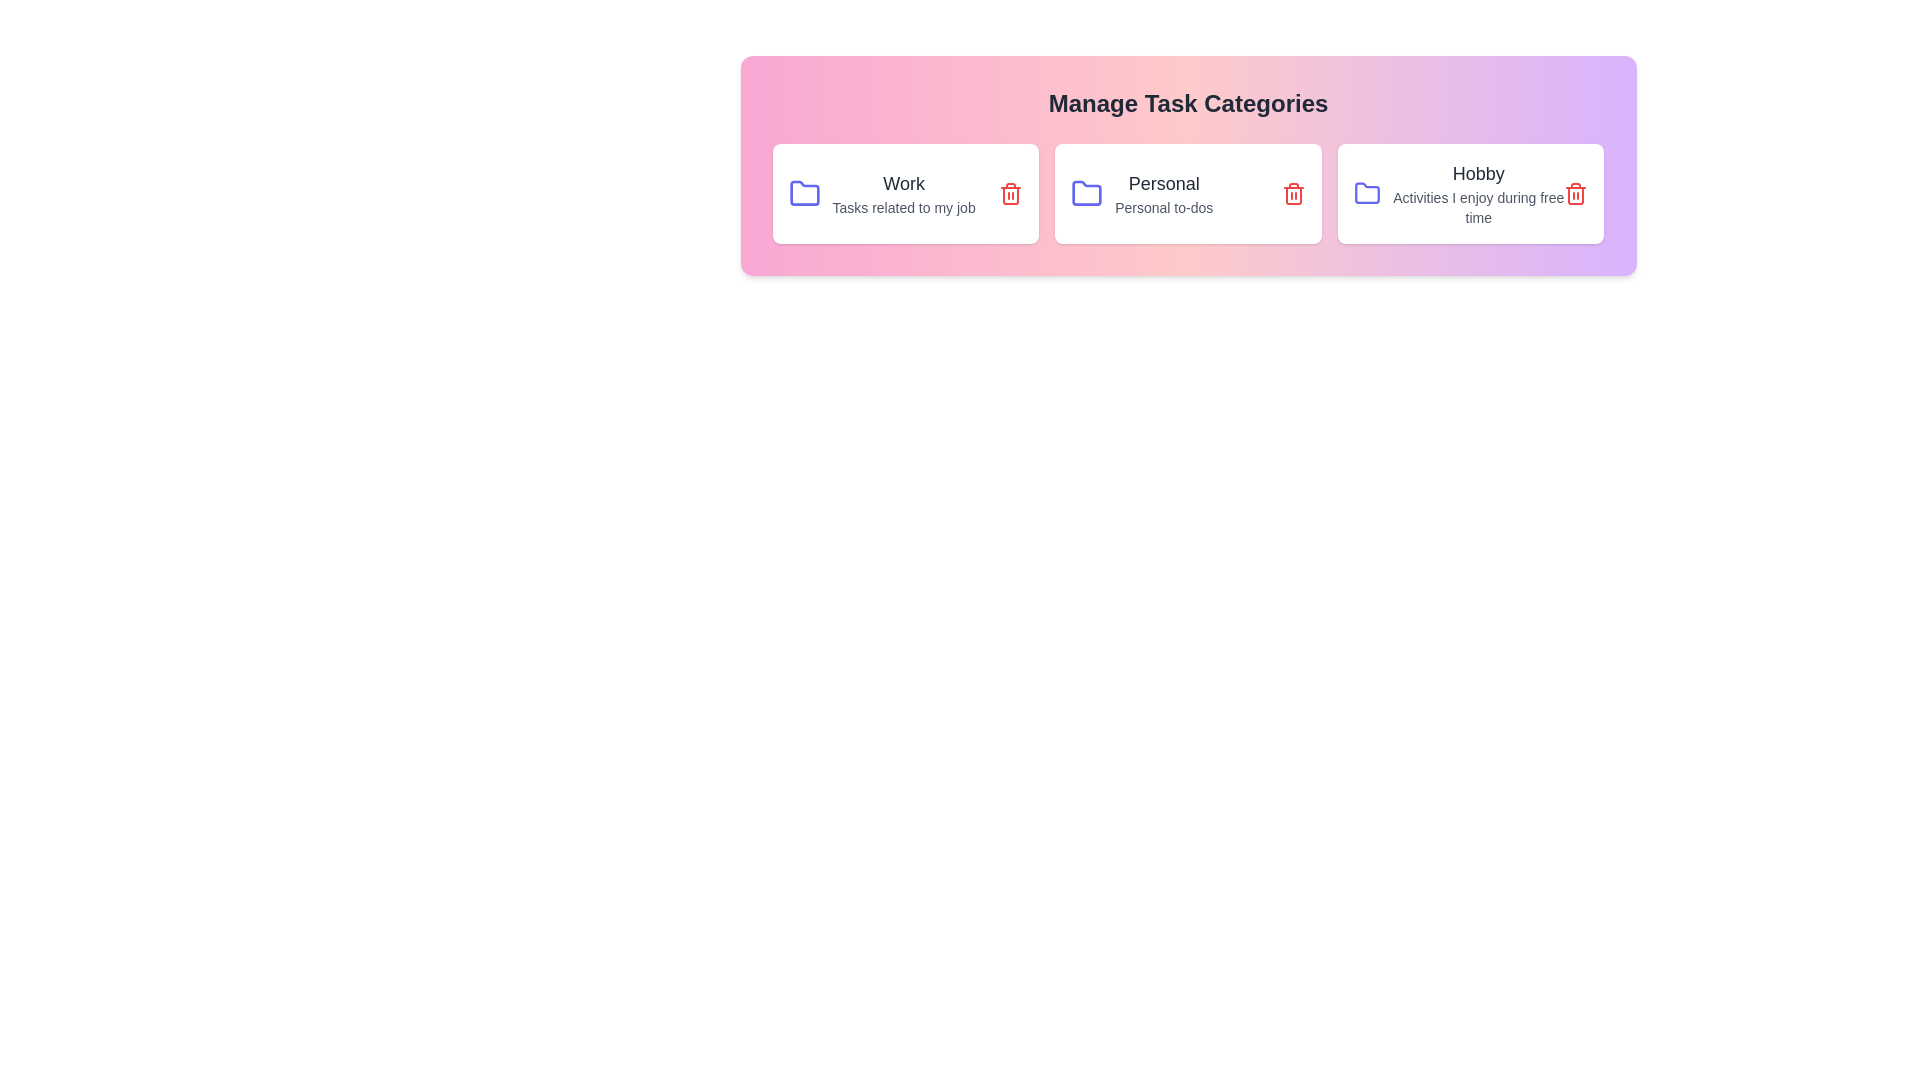 This screenshot has height=1080, width=1920. I want to click on the category card labeled 'Personal' to observe hover effects, so click(1188, 193).